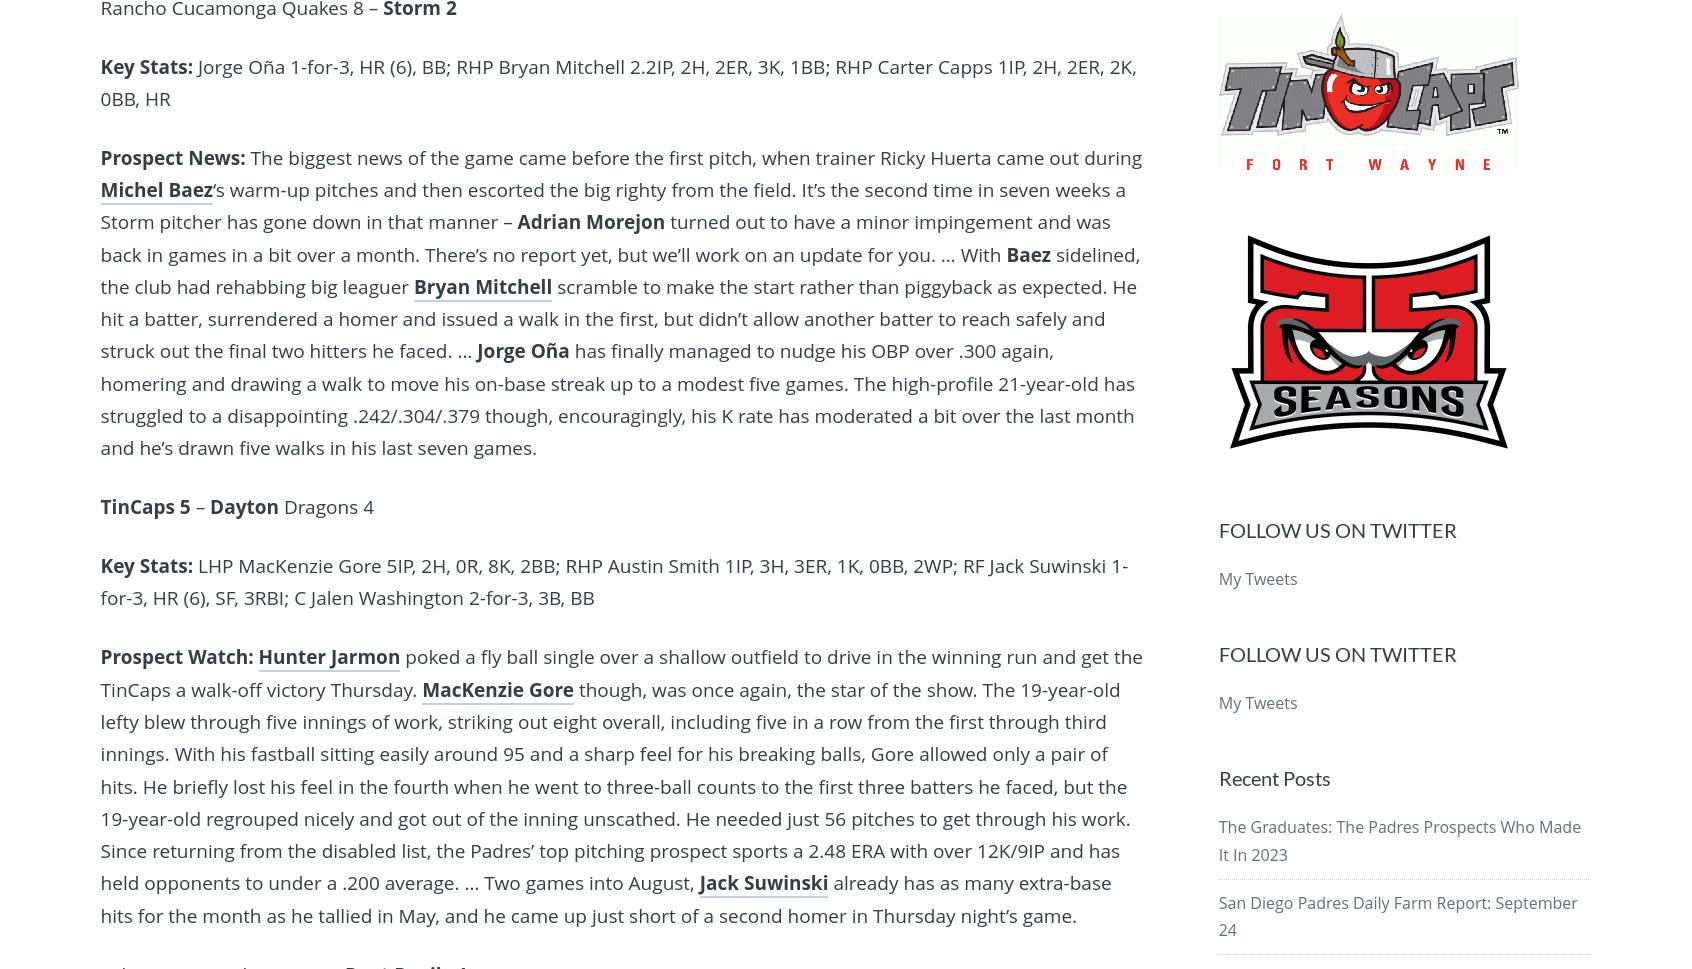  What do you see at coordinates (1027, 252) in the screenshot?
I see `'Baez'` at bounding box center [1027, 252].